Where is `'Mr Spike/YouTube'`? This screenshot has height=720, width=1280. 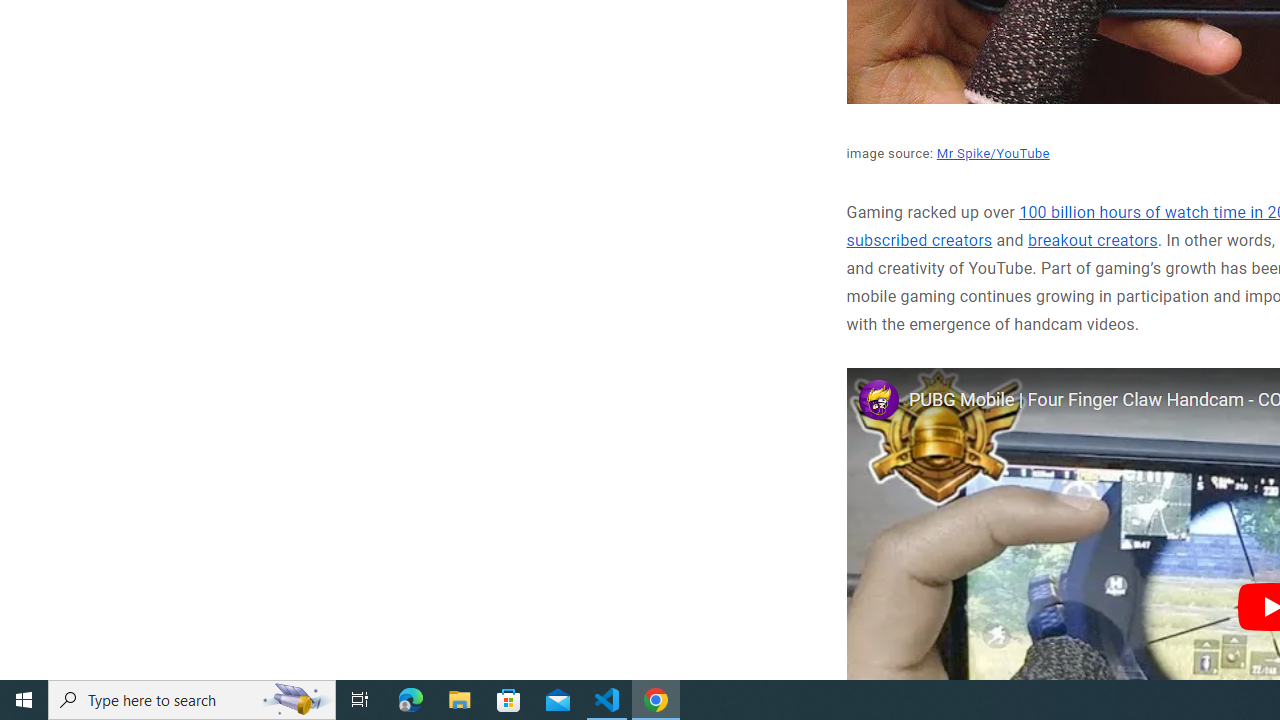
'Mr Spike/YouTube' is located at coordinates (992, 152).